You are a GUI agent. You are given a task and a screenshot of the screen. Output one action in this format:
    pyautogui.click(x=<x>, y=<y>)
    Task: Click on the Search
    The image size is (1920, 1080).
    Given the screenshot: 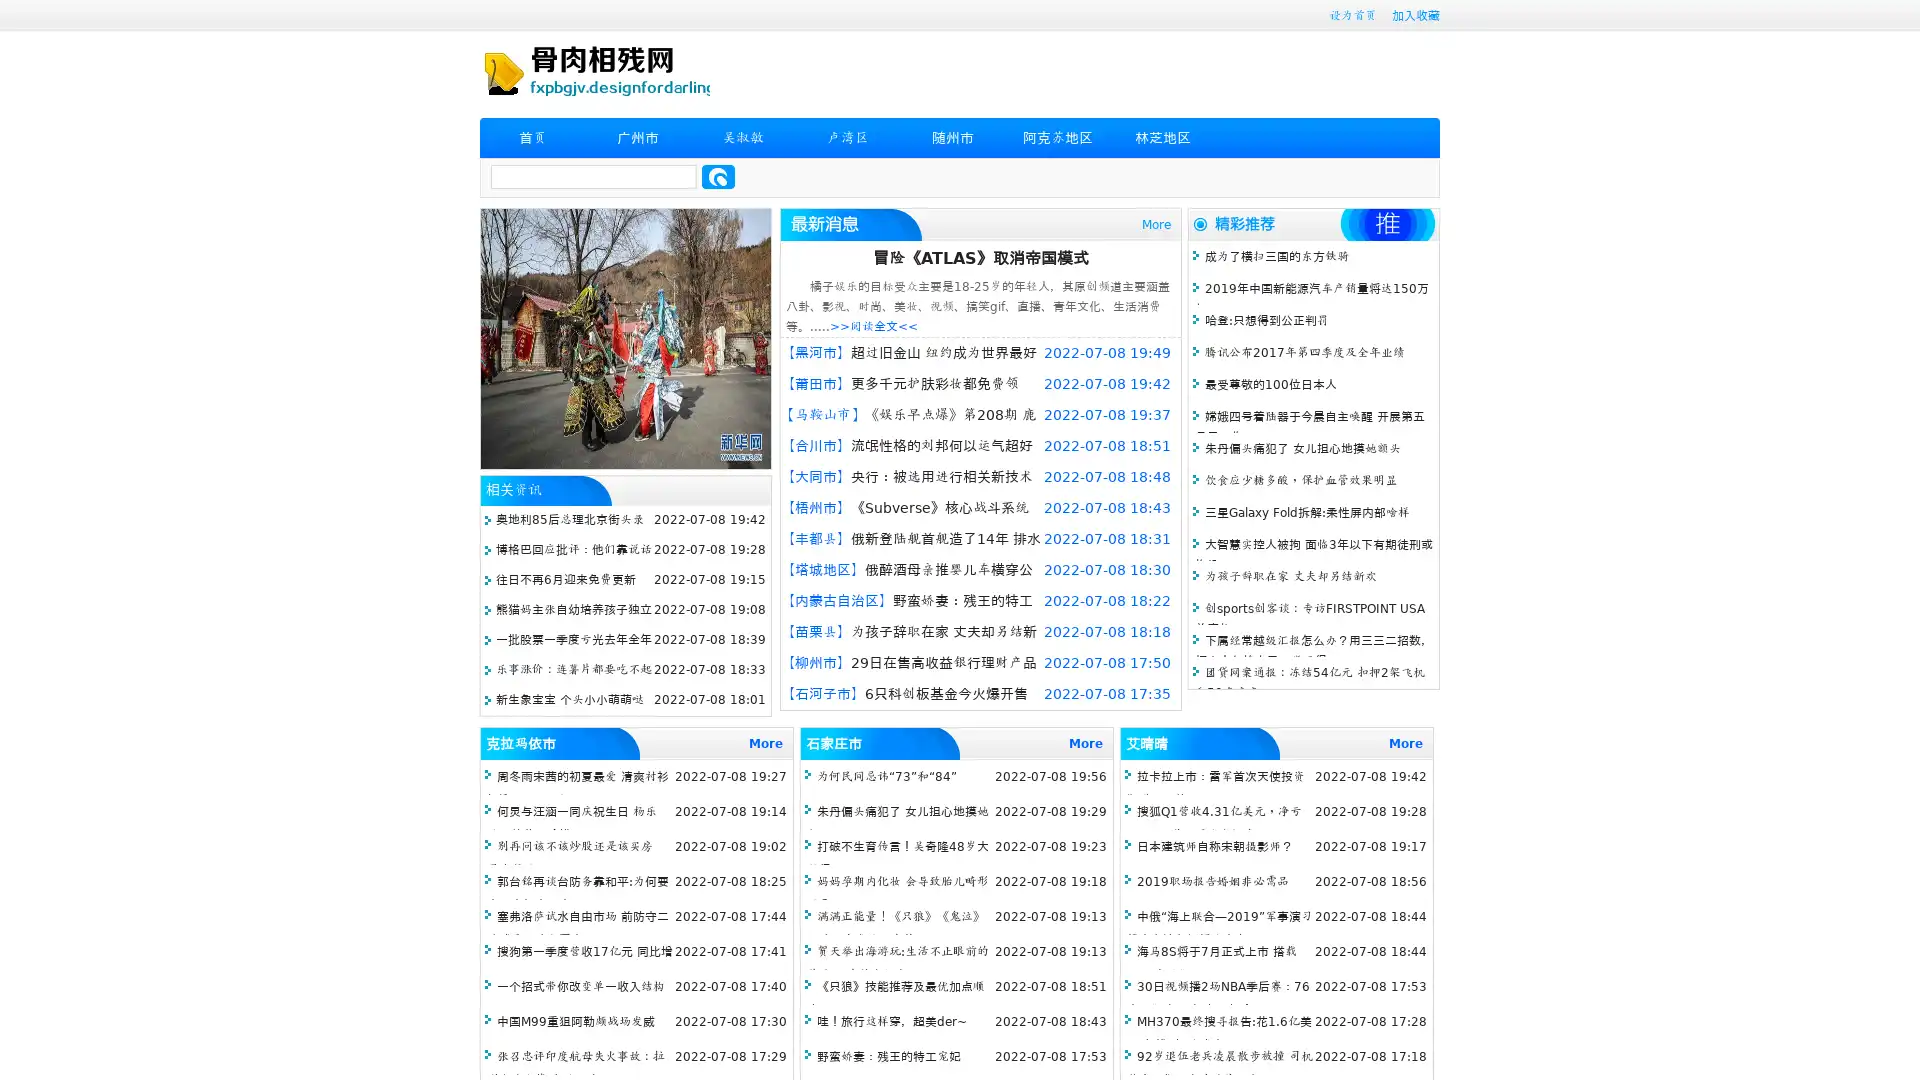 What is the action you would take?
    pyautogui.click(x=718, y=176)
    